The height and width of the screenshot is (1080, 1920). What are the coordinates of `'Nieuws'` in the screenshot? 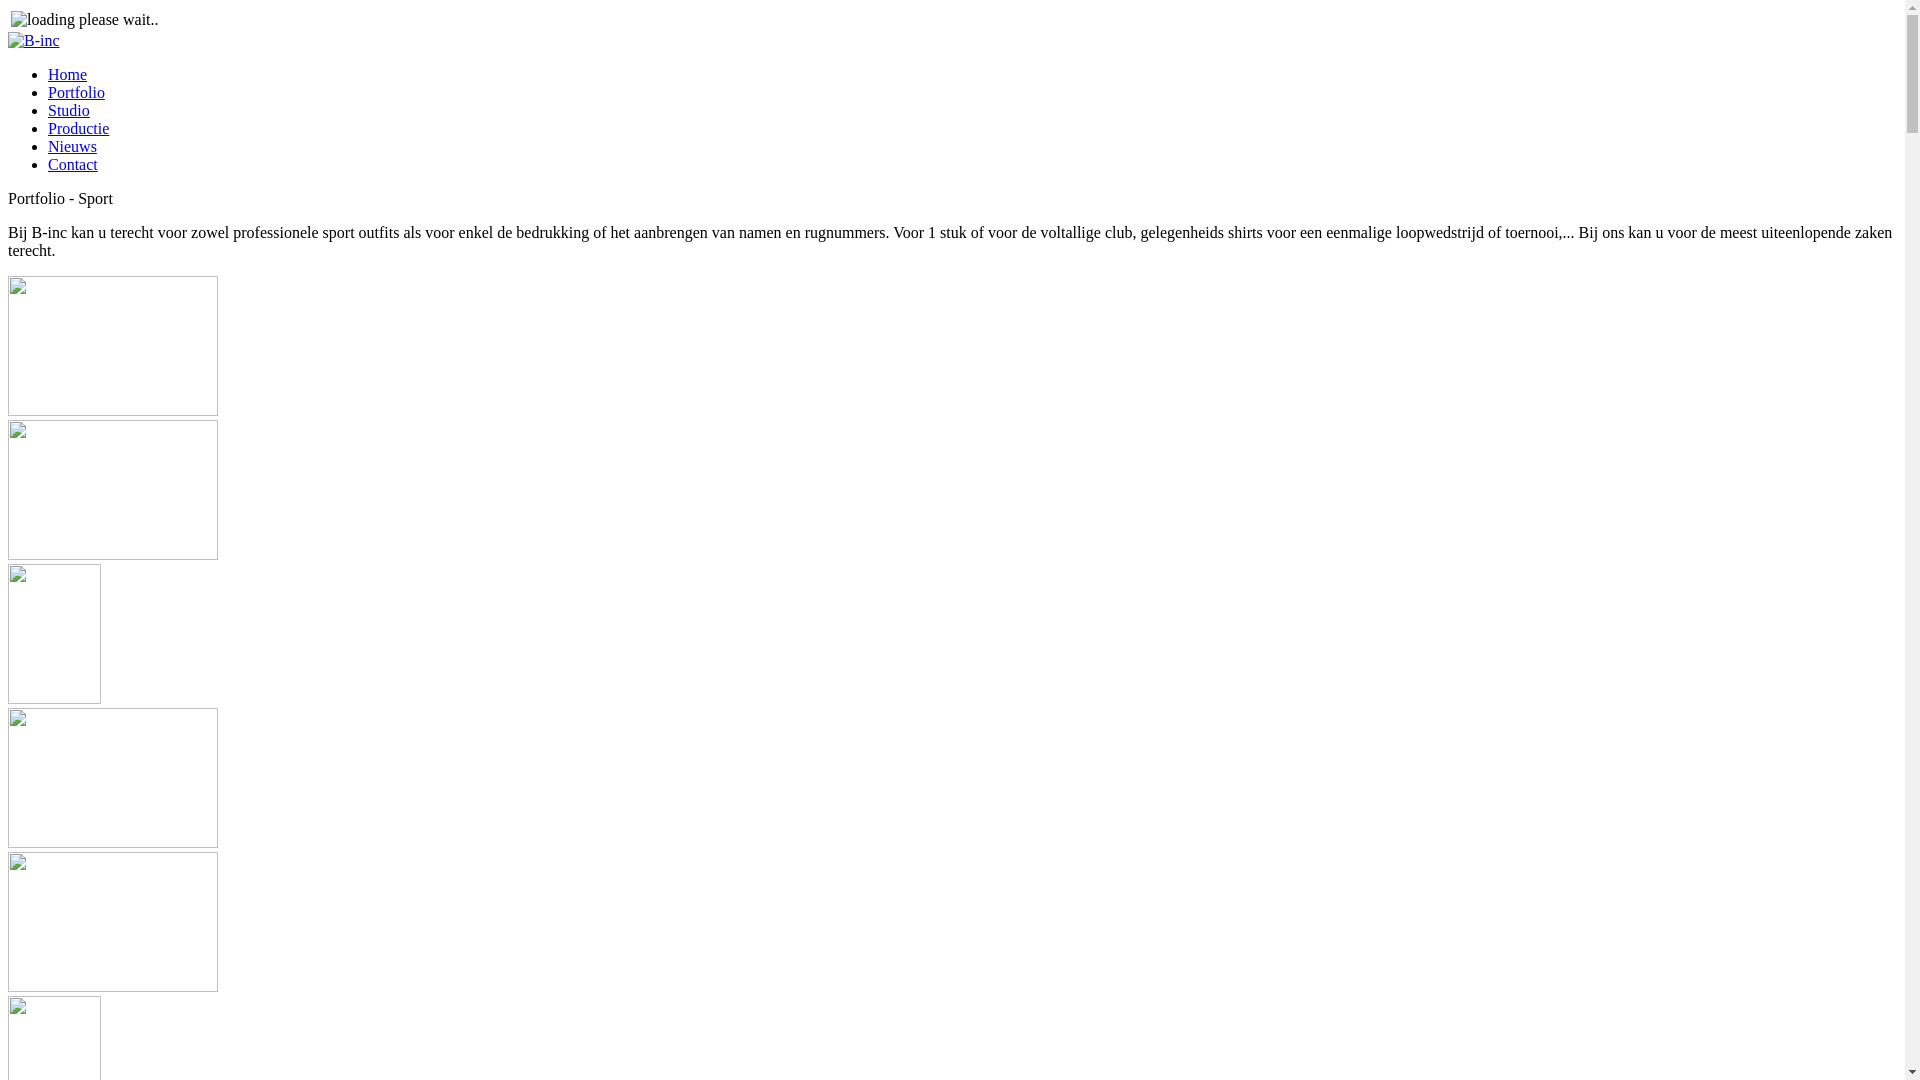 It's located at (48, 145).